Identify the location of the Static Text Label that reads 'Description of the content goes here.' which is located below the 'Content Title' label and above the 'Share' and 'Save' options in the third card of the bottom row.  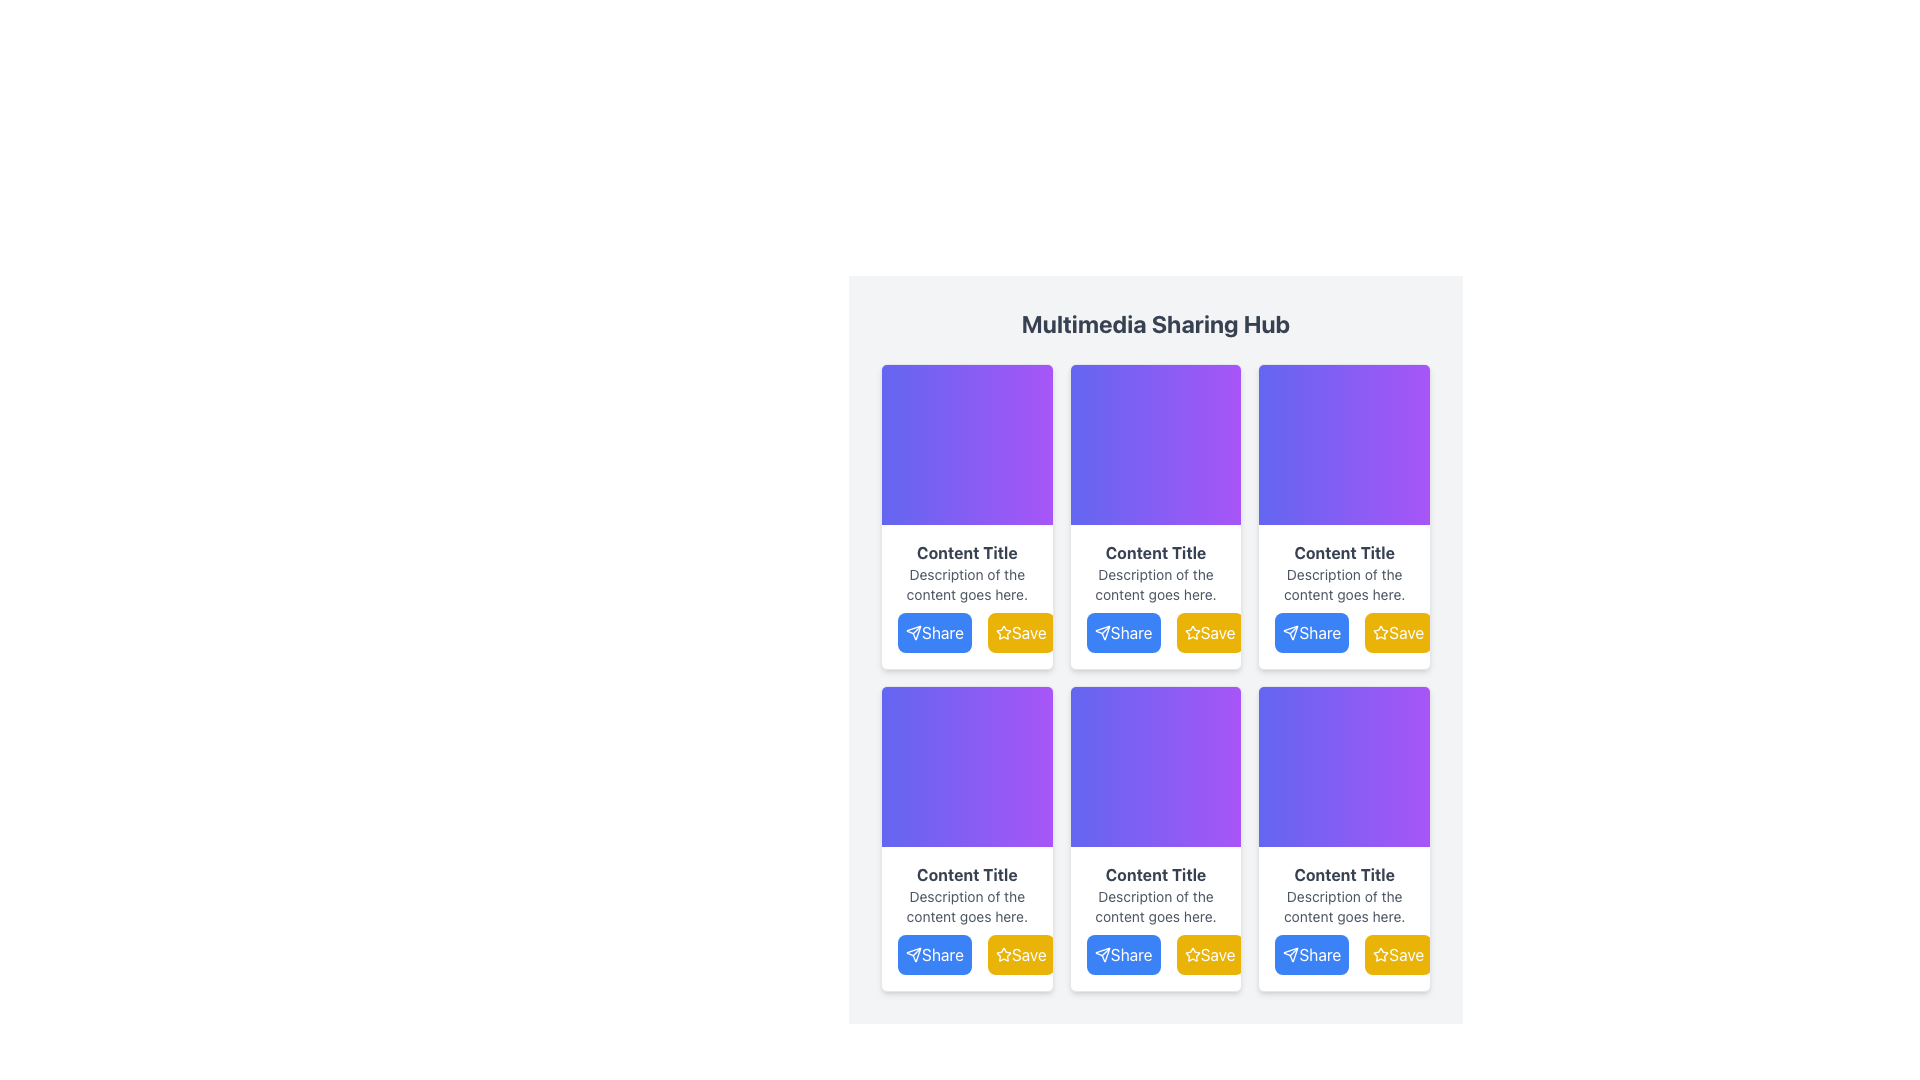
(1156, 906).